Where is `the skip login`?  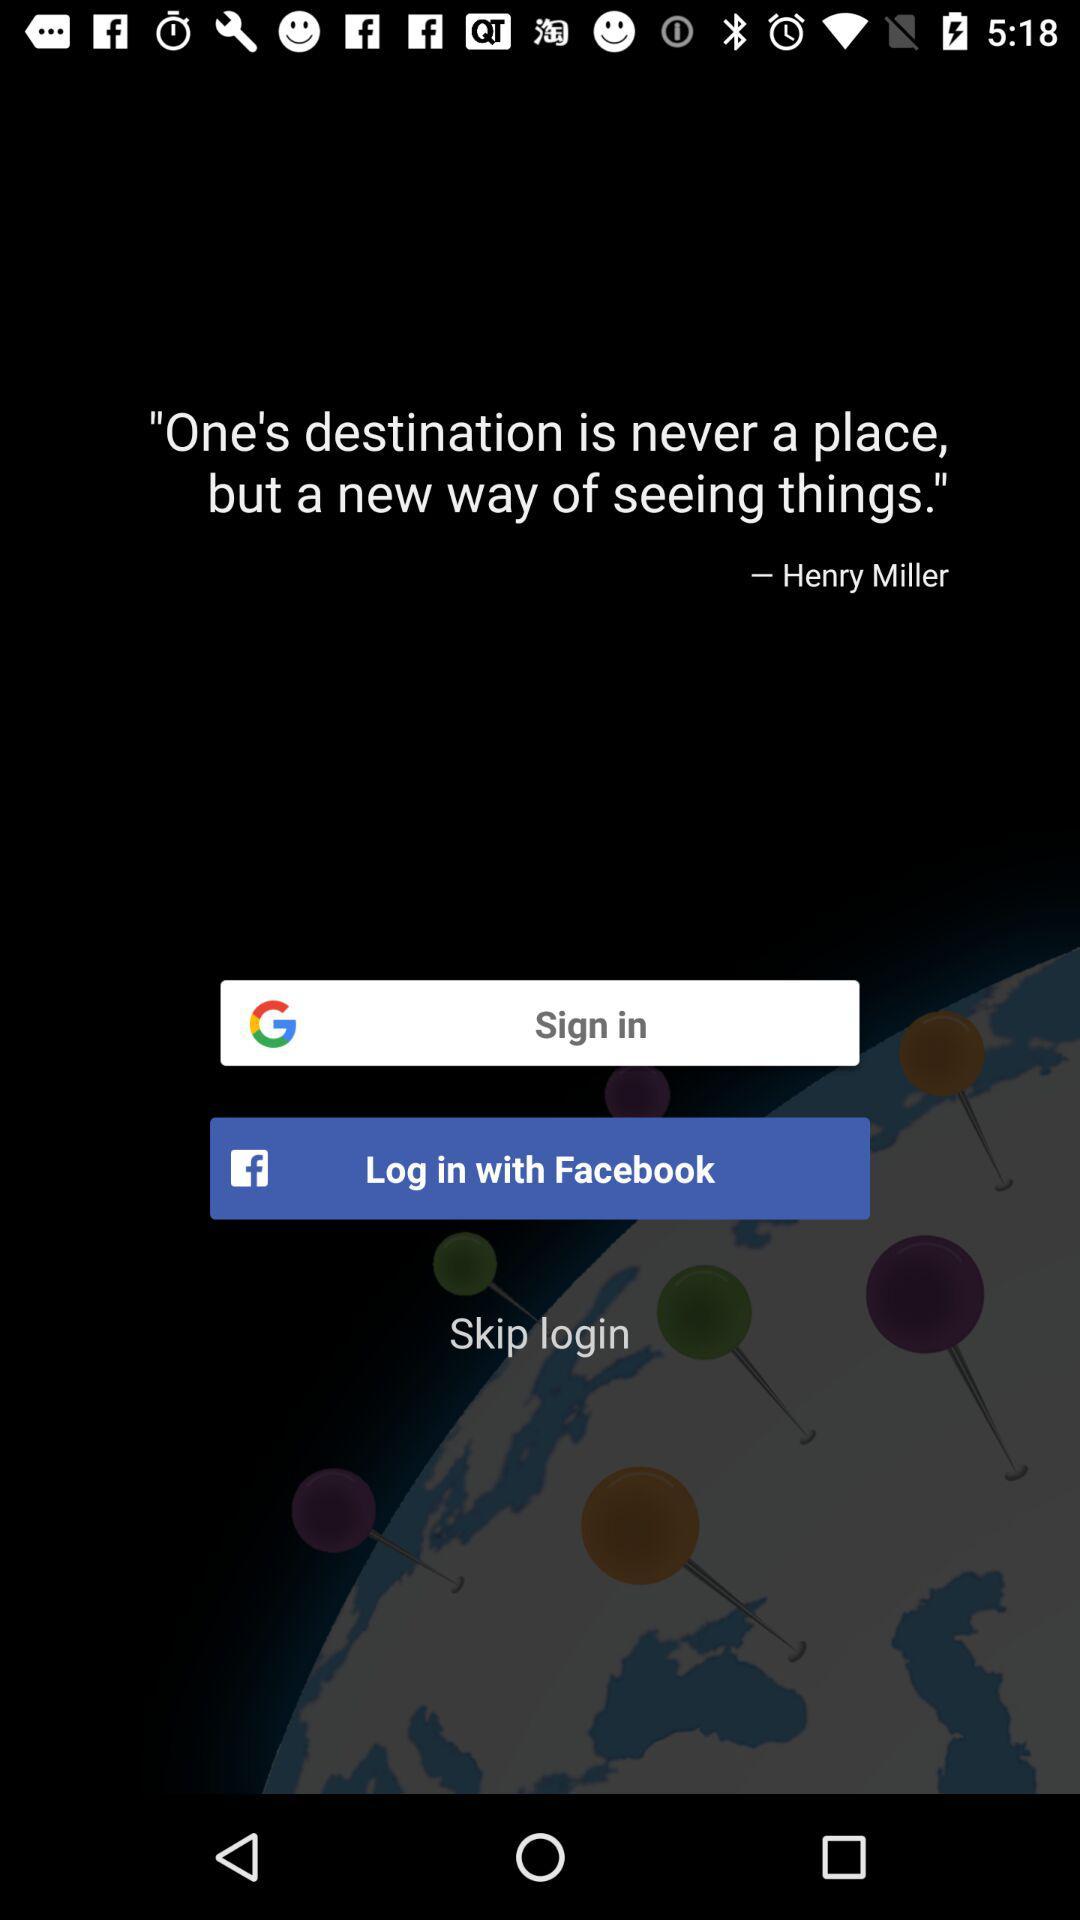
the skip login is located at coordinates (540, 1331).